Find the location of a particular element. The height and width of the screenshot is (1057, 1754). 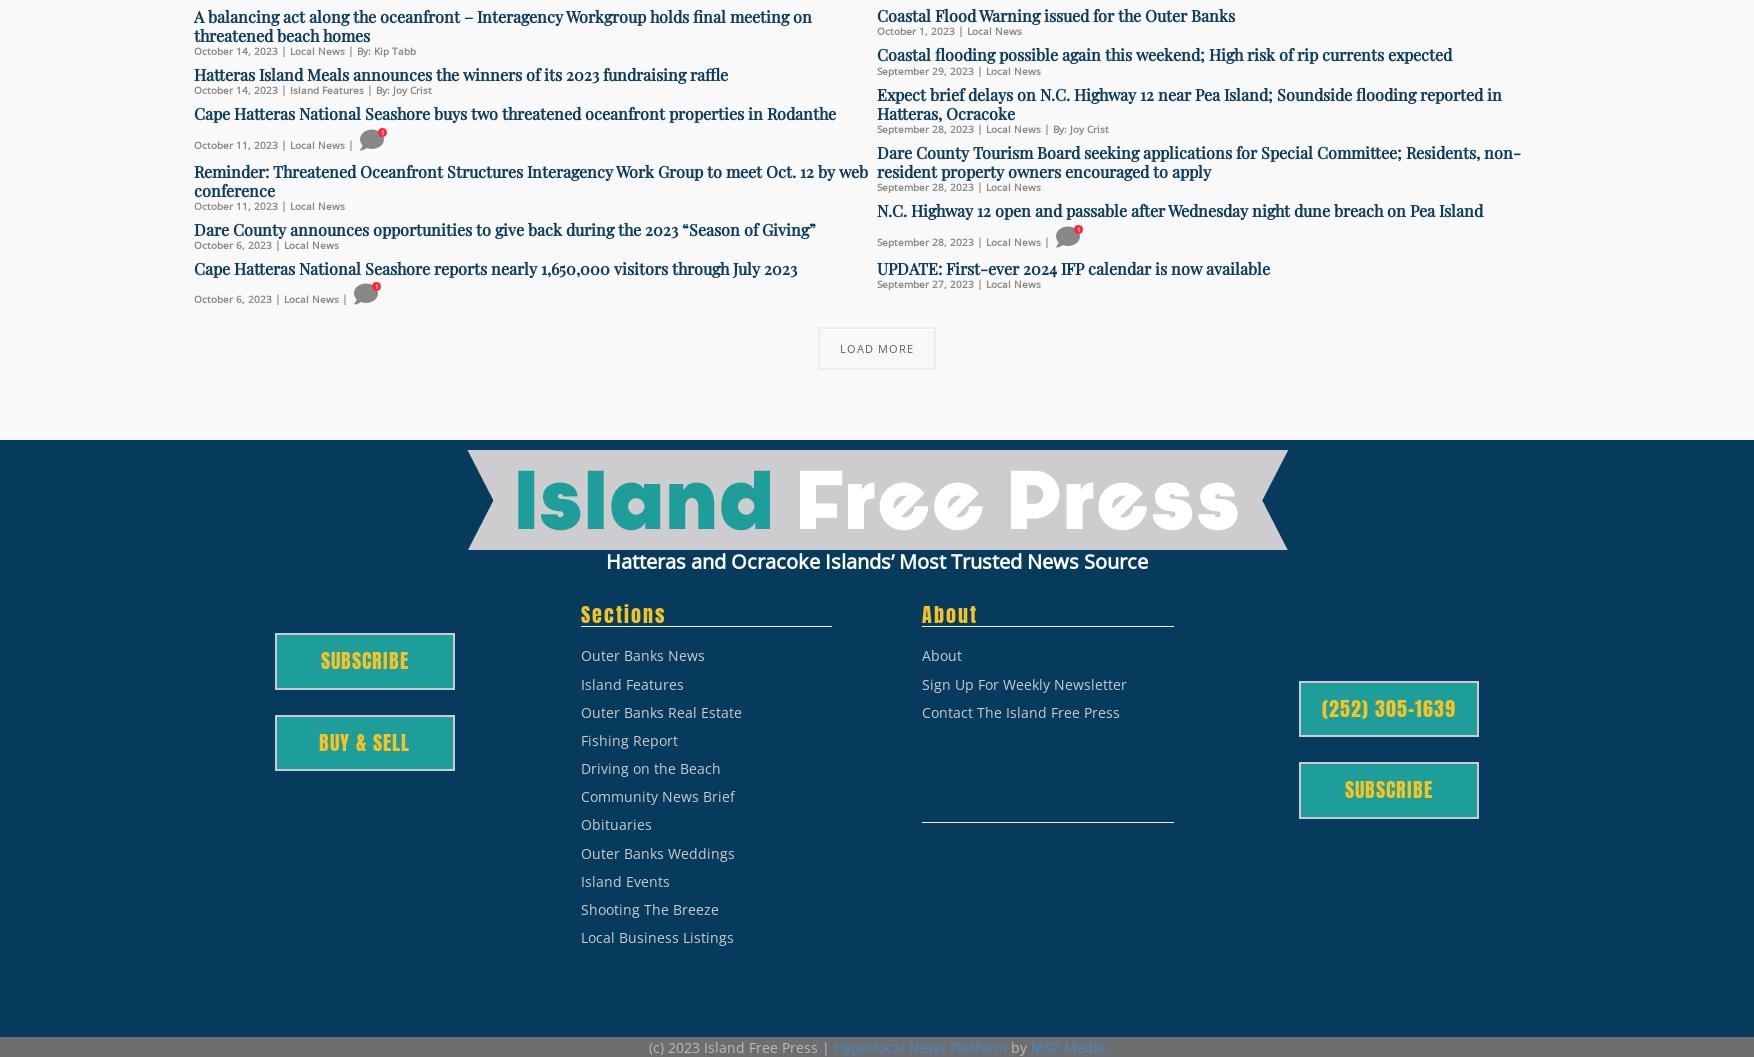

'Driving on the Beach' is located at coordinates (649, 768).